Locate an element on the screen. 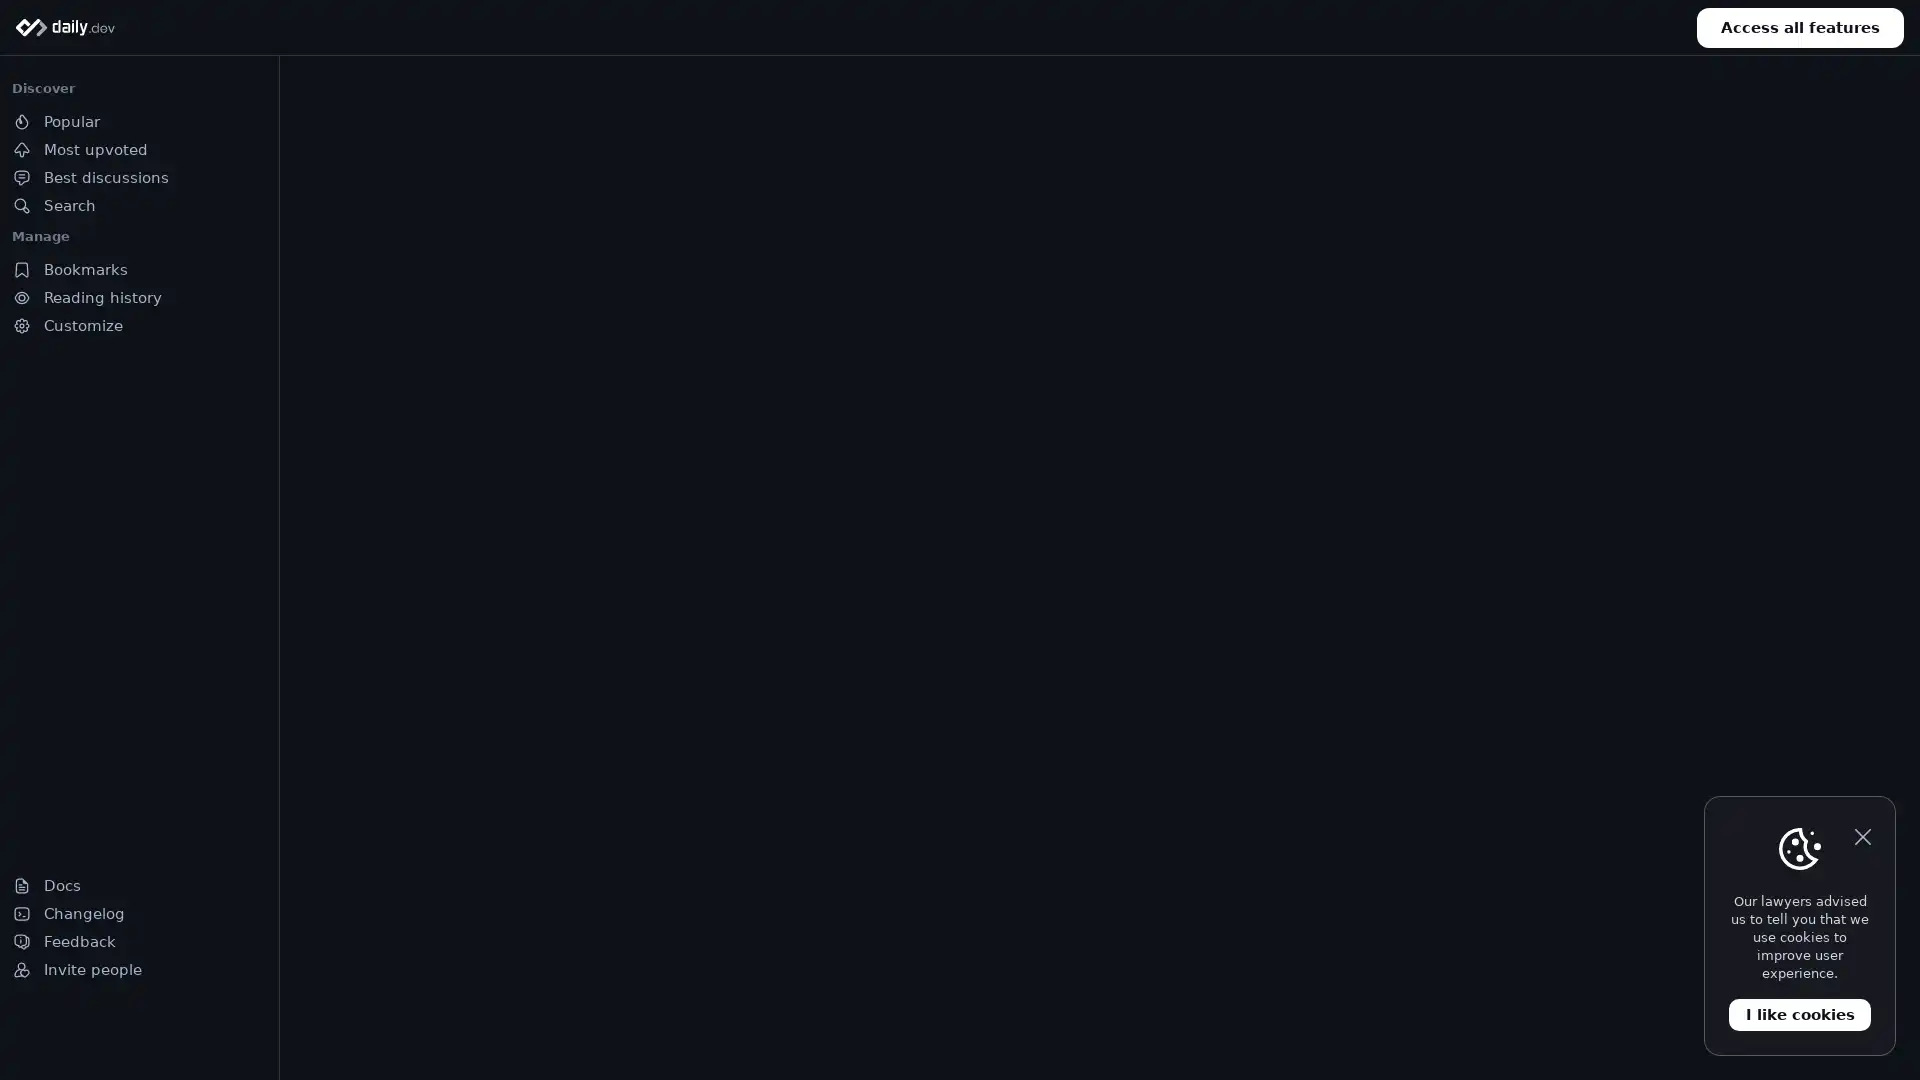 Image resolution: width=1920 pixels, height=1080 pixels. Options is located at coordinates (1751, 230).